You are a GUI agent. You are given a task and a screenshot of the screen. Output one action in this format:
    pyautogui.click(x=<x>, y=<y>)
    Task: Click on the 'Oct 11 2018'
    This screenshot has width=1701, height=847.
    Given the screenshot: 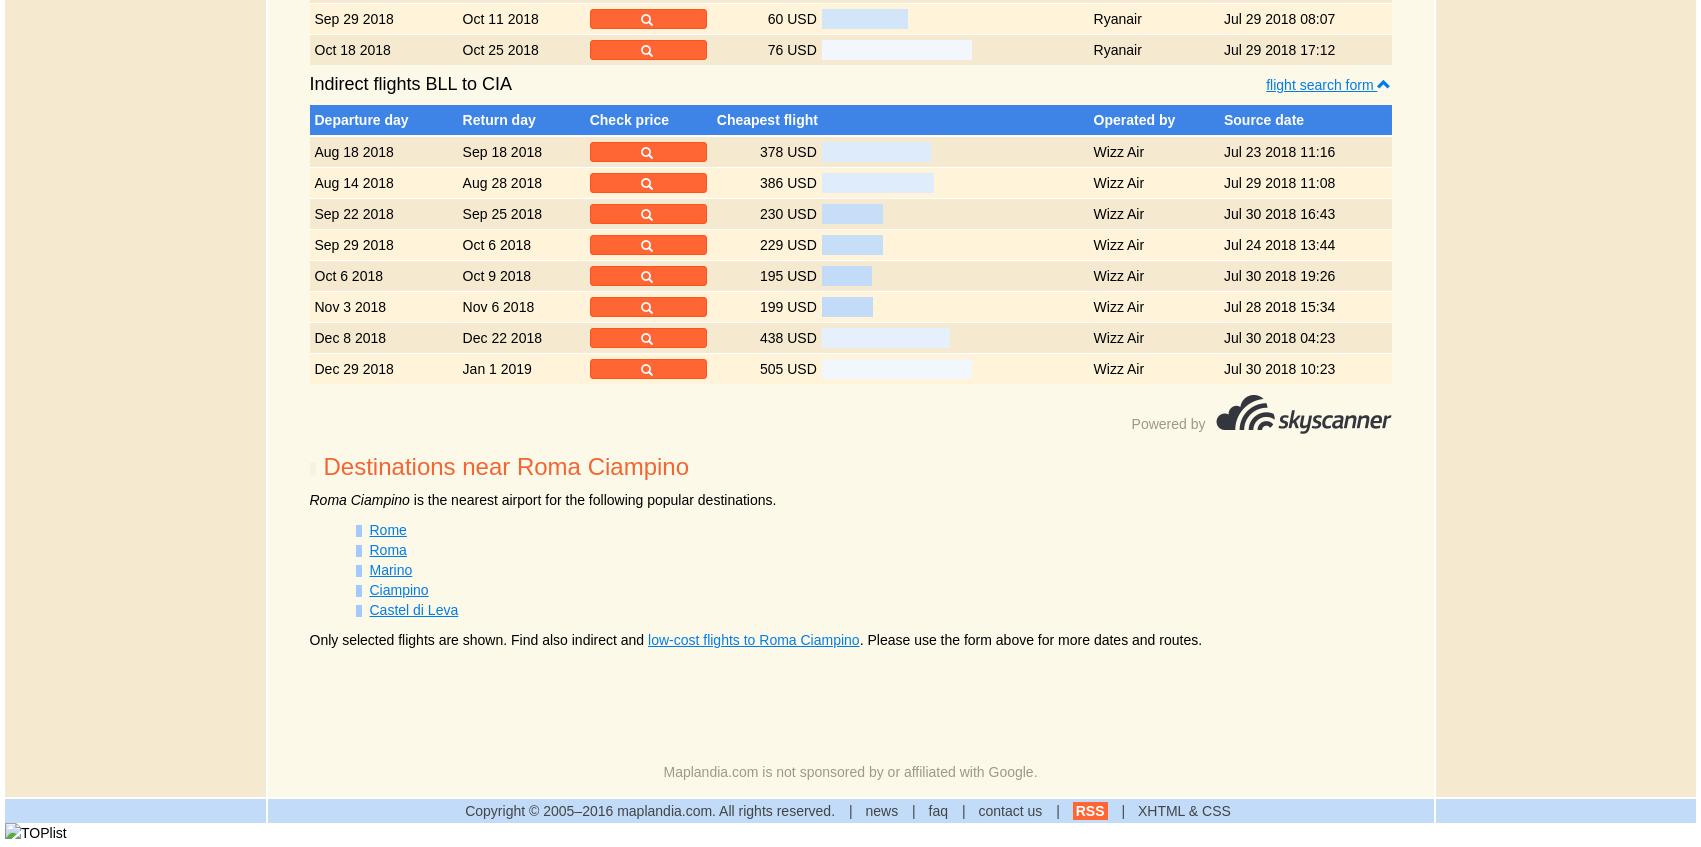 What is the action you would take?
    pyautogui.click(x=499, y=17)
    